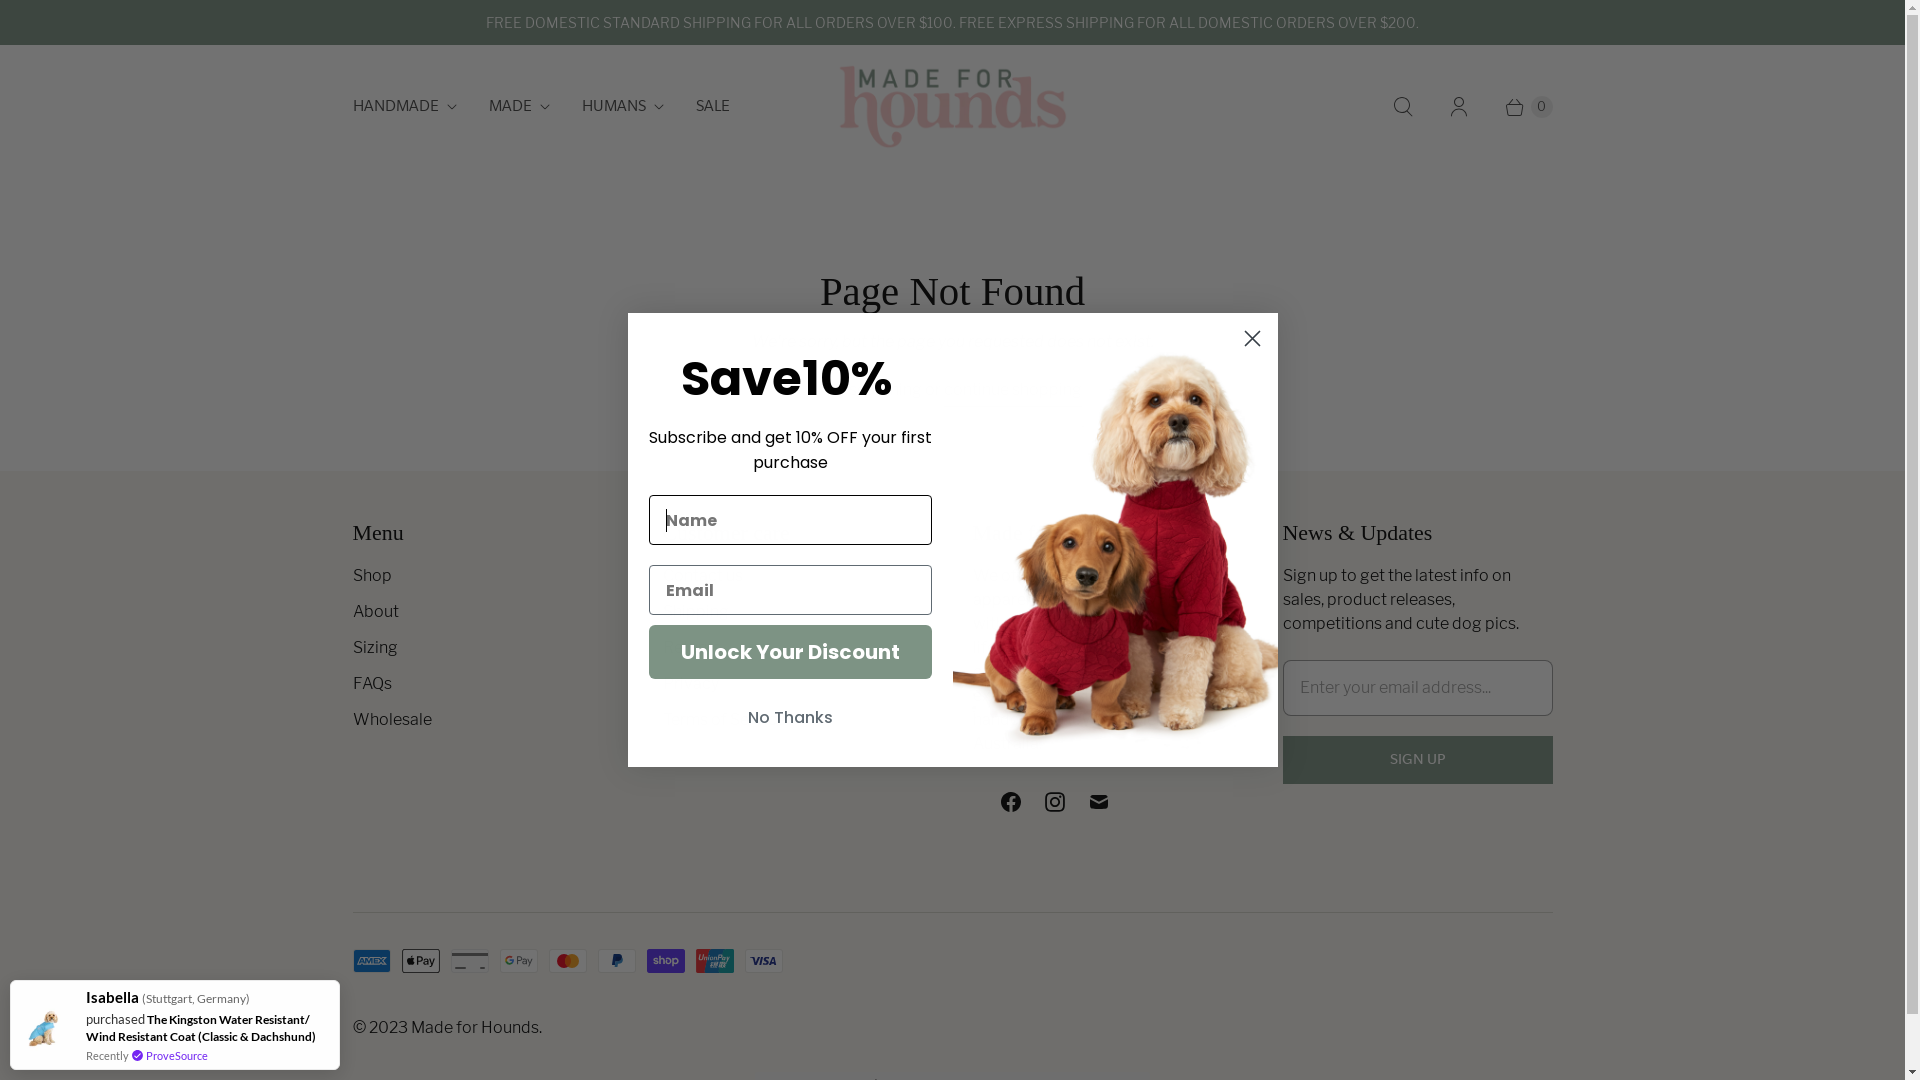 Image resolution: width=1920 pixels, height=1080 pixels. Describe the element at coordinates (177, 1054) in the screenshot. I see `'ProveSource'` at that location.